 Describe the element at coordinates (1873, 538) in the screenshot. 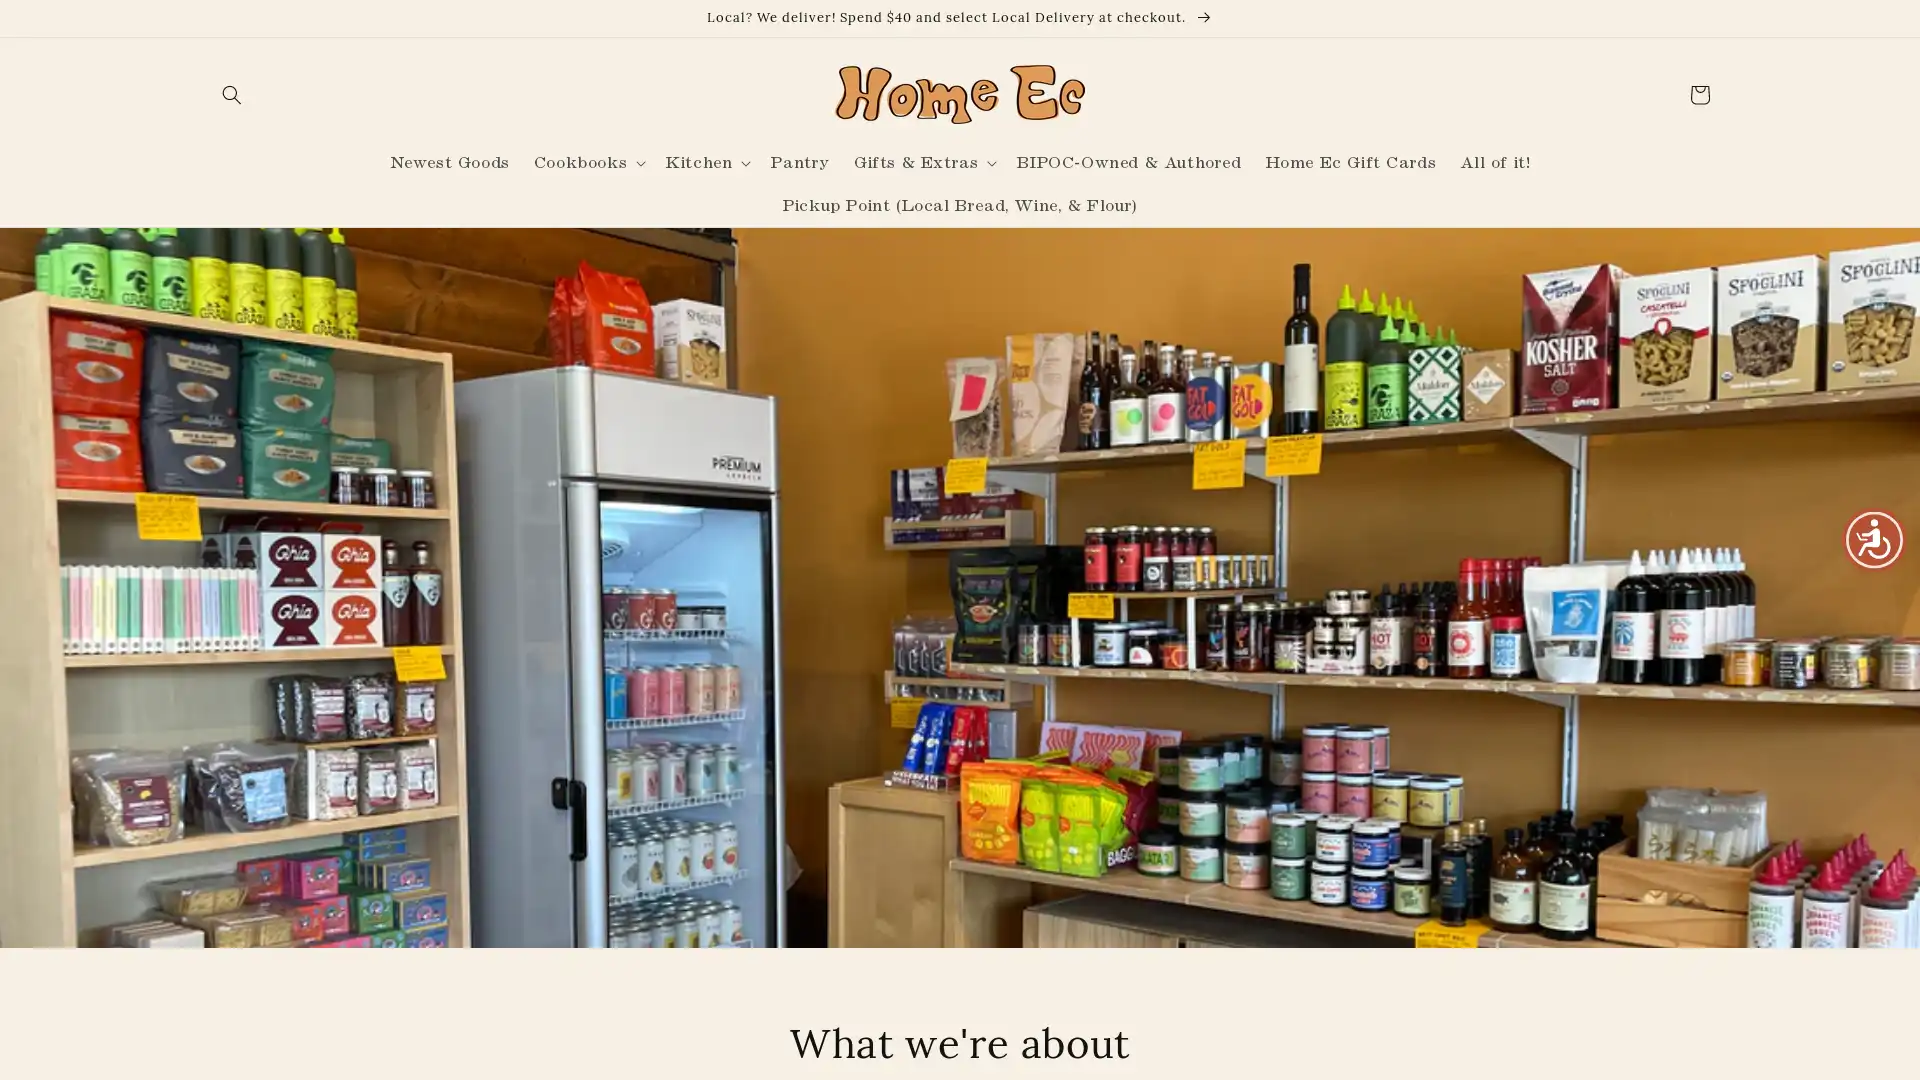

I see `Accessibility Menu` at that location.